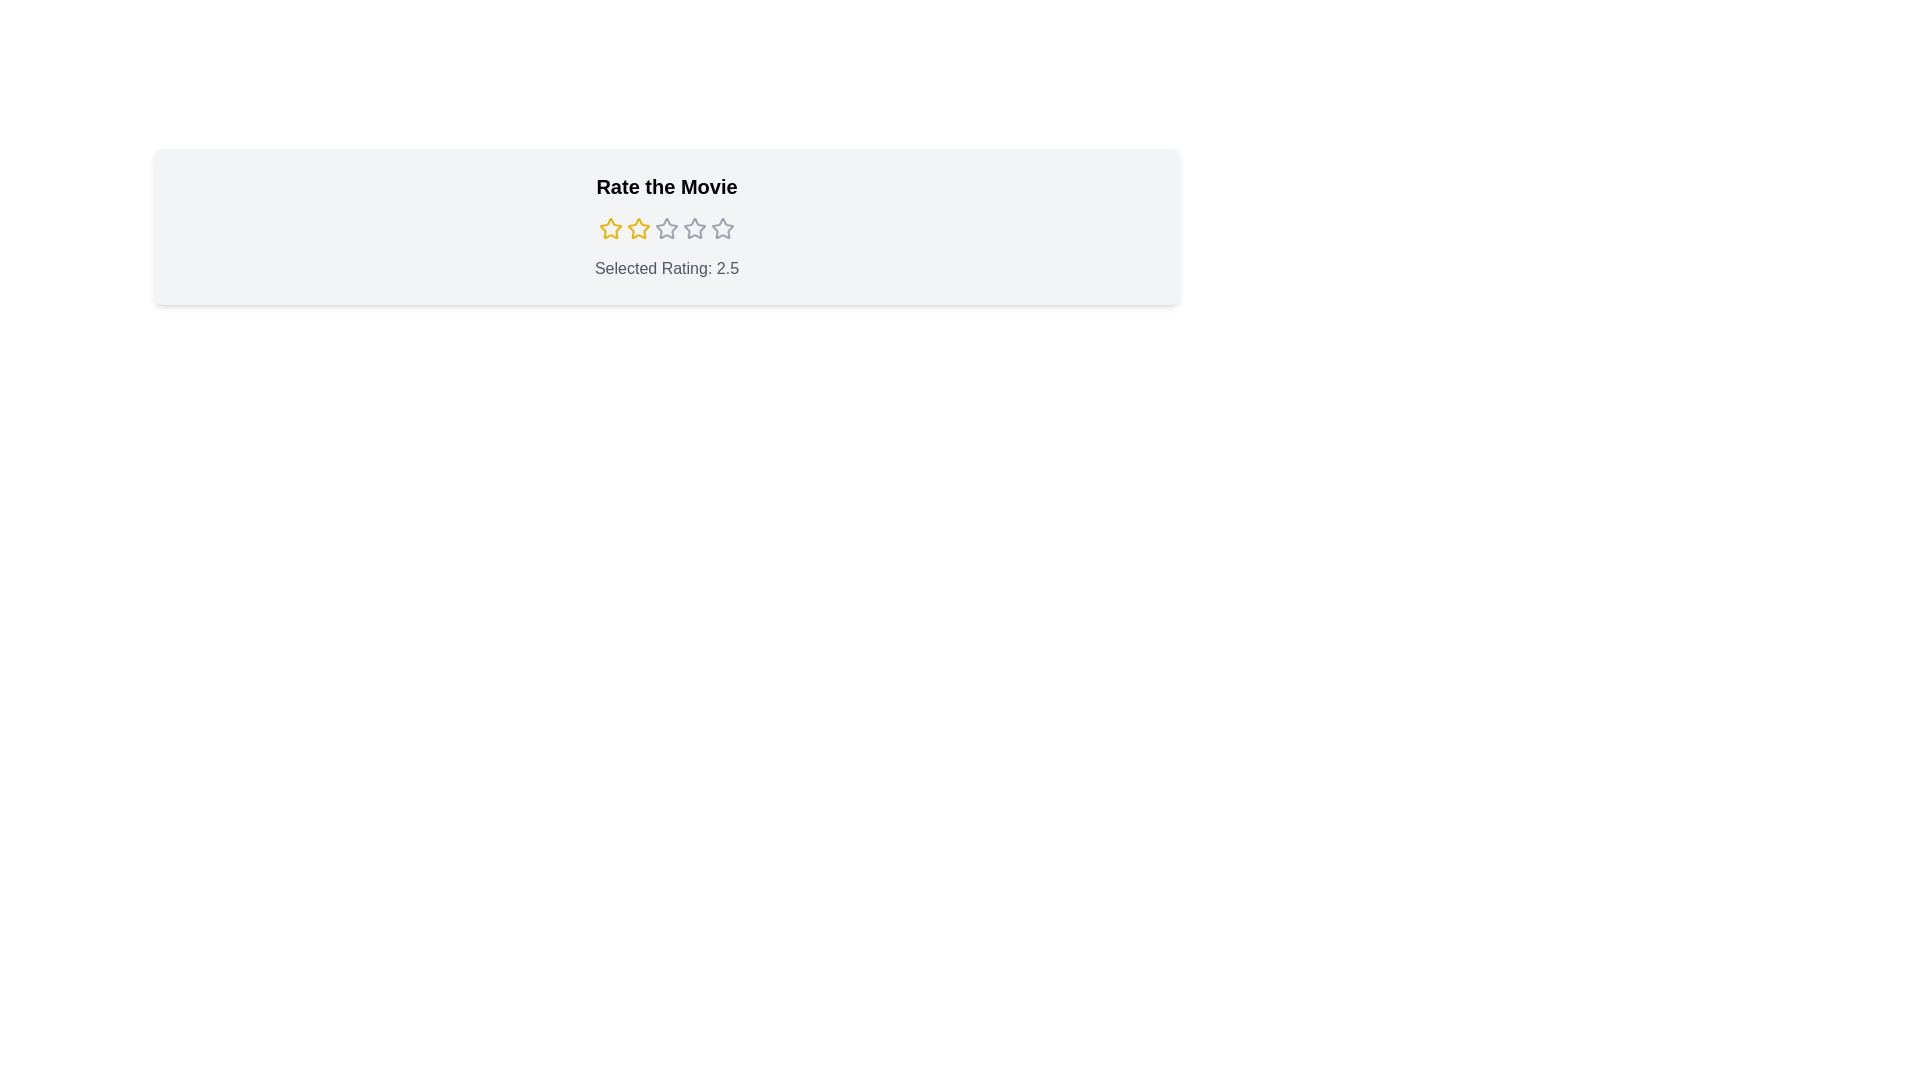  I want to click on the third star in a 5-star rating system to provide a visual cue for selection, so click(667, 227).